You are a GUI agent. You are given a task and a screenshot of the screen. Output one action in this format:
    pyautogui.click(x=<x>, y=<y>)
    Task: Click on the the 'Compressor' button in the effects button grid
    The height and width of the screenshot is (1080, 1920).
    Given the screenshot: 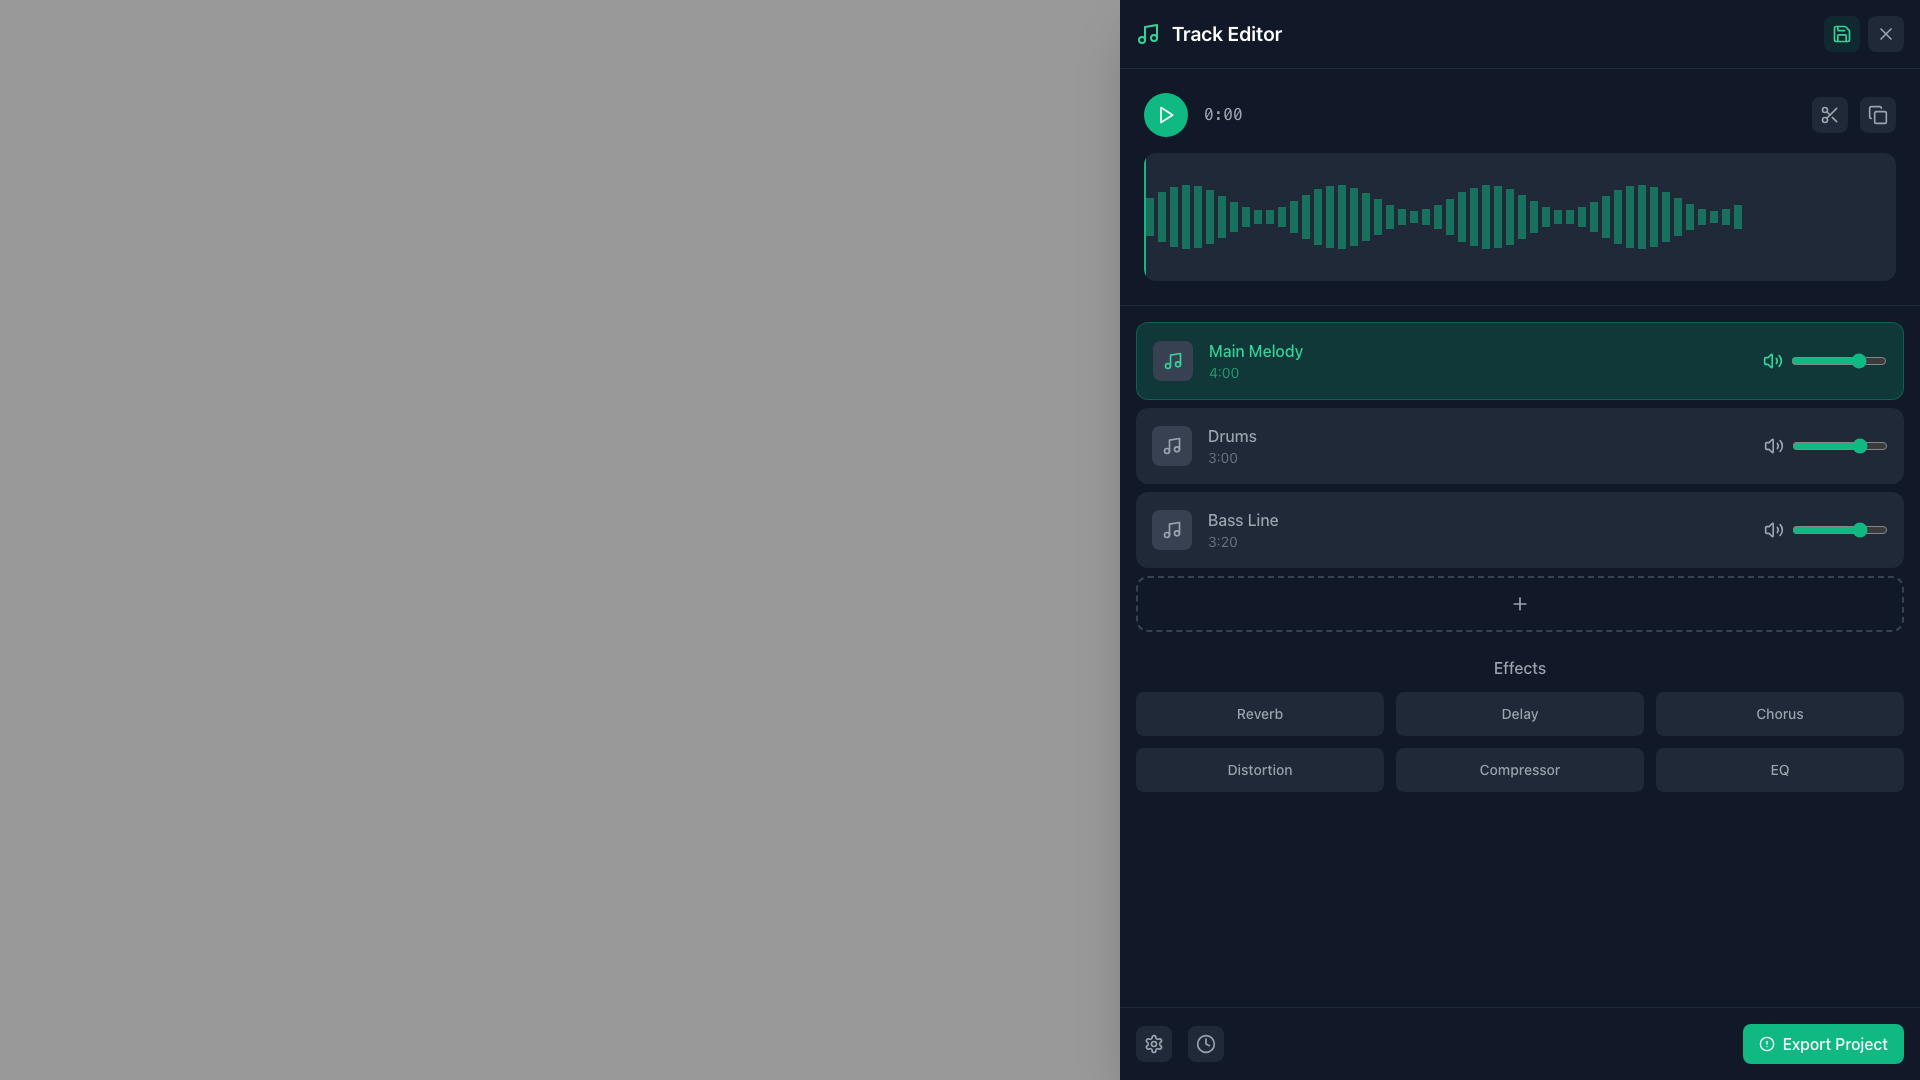 What is the action you would take?
    pyautogui.click(x=1520, y=741)
    